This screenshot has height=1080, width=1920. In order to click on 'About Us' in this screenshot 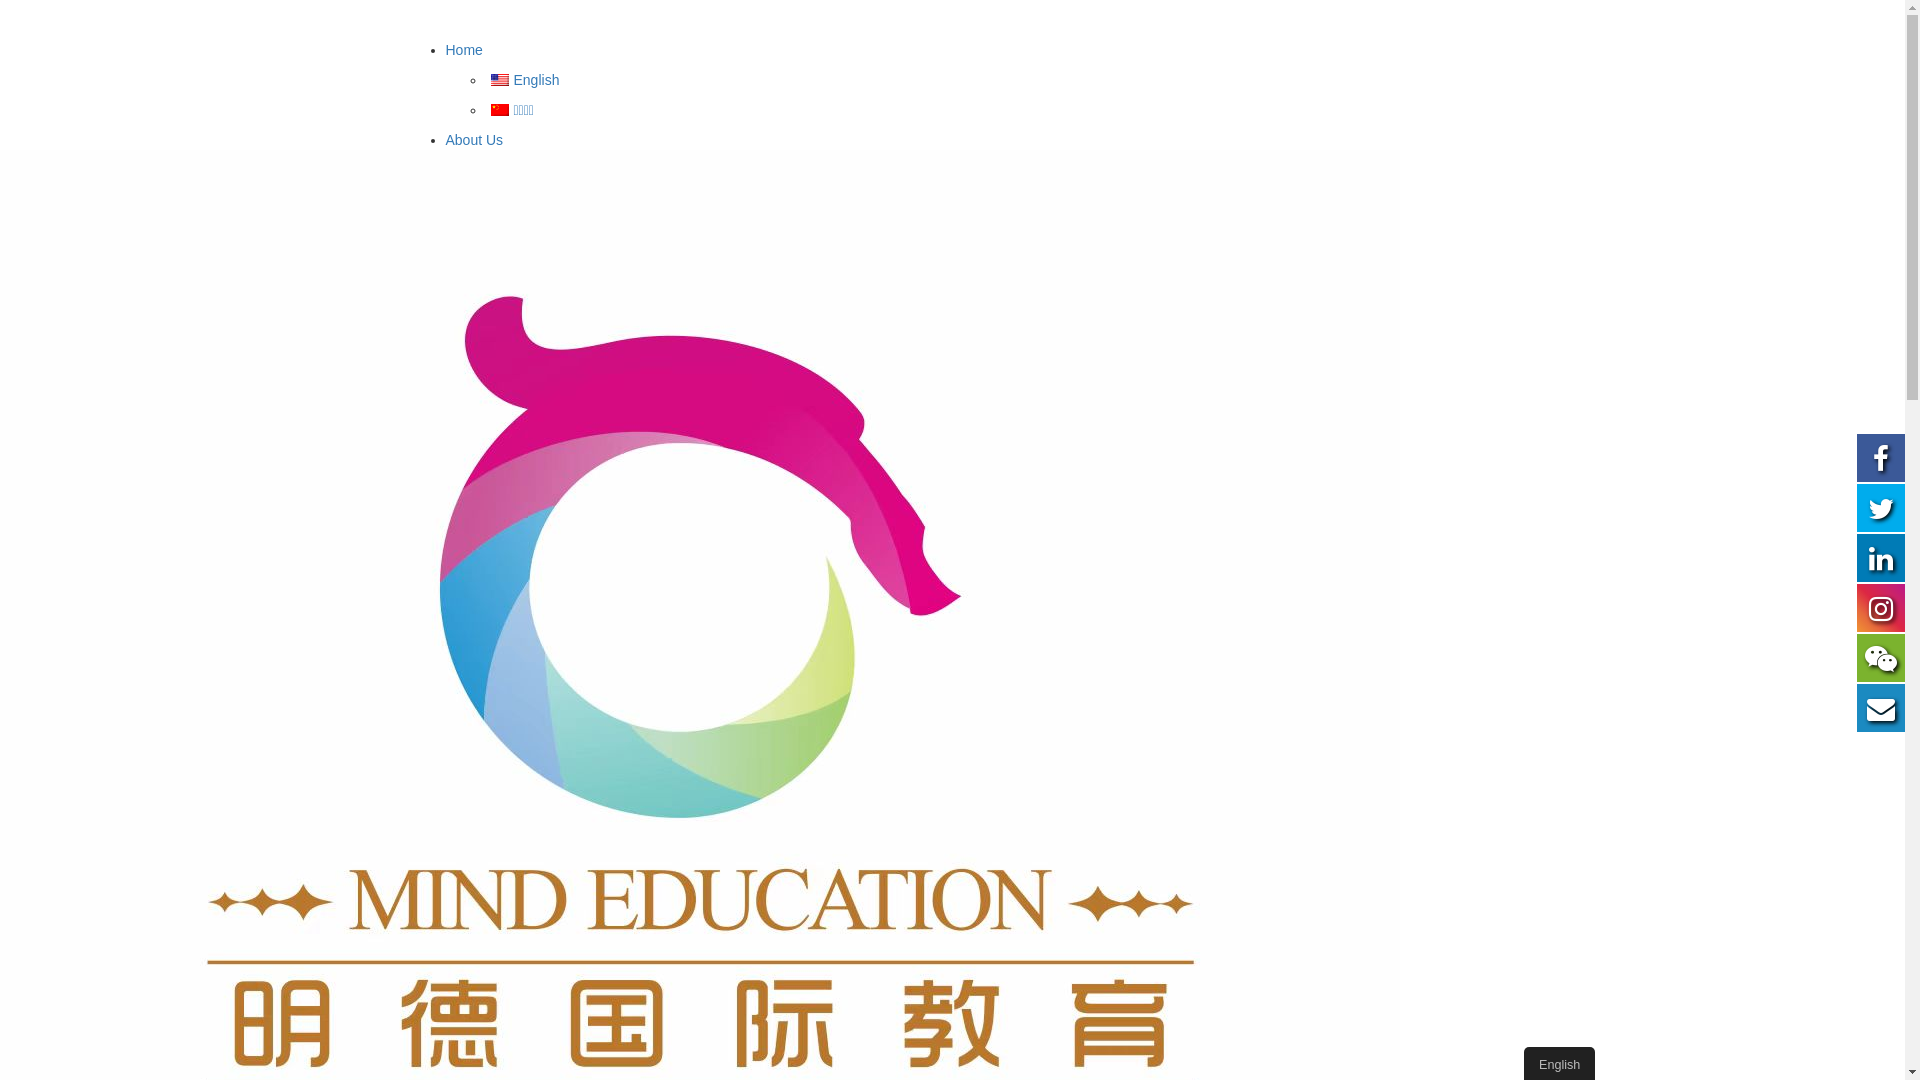, I will do `click(474, 138)`.